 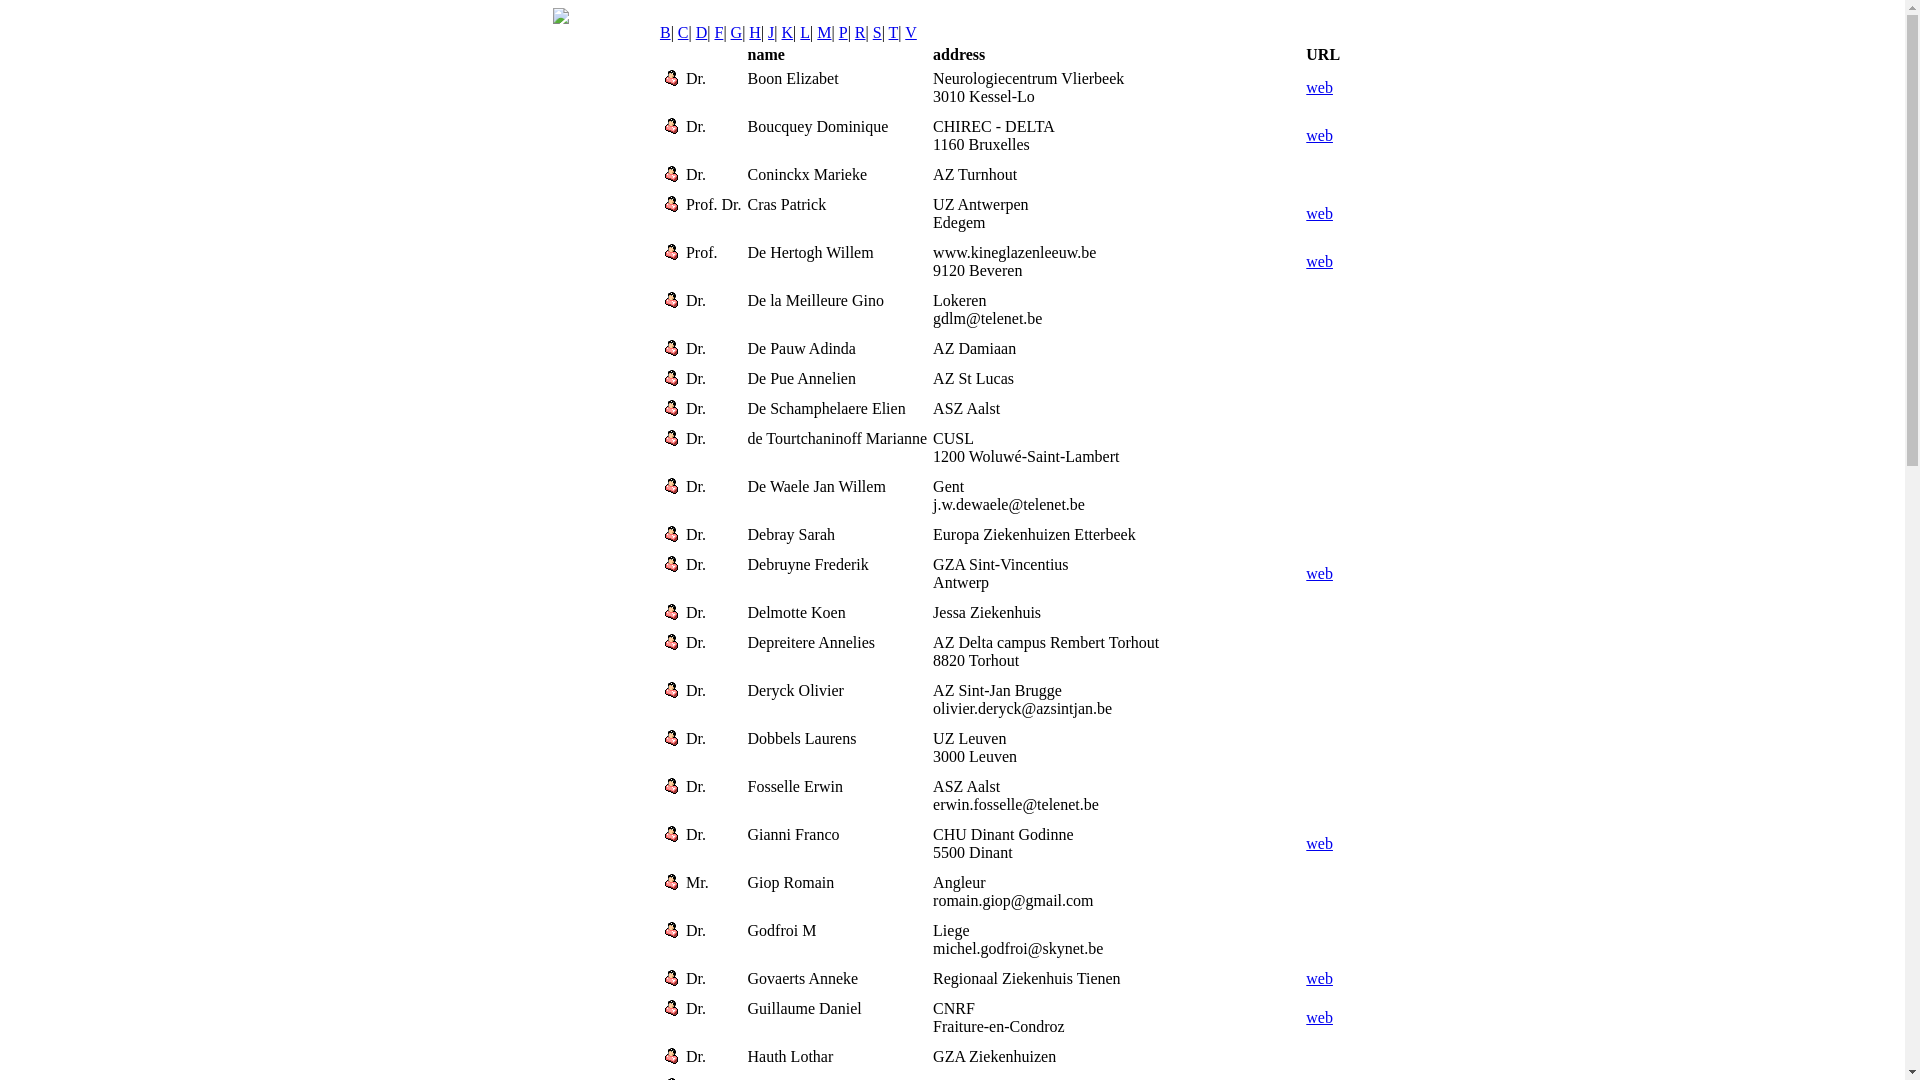 What do you see at coordinates (1305, 573) in the screenshot?
I see `'web'` at bounding box center [1305, 573].